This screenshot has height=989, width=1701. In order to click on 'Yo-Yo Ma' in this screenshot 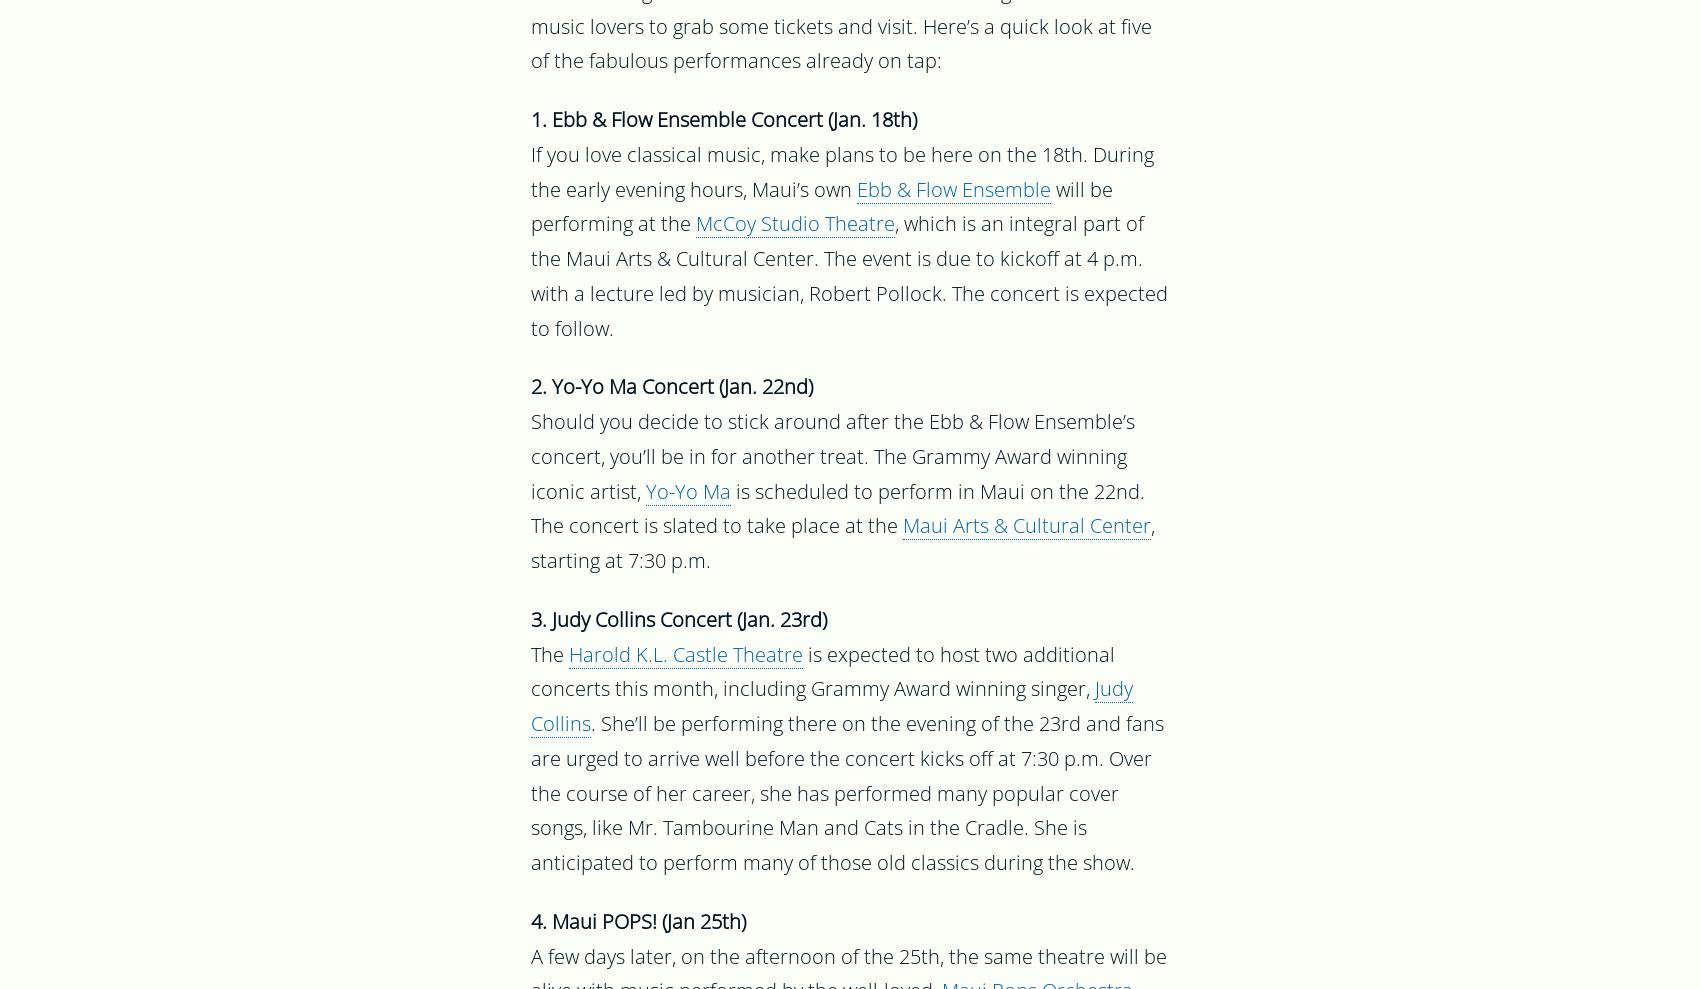, I will do `click(686, 493)`.